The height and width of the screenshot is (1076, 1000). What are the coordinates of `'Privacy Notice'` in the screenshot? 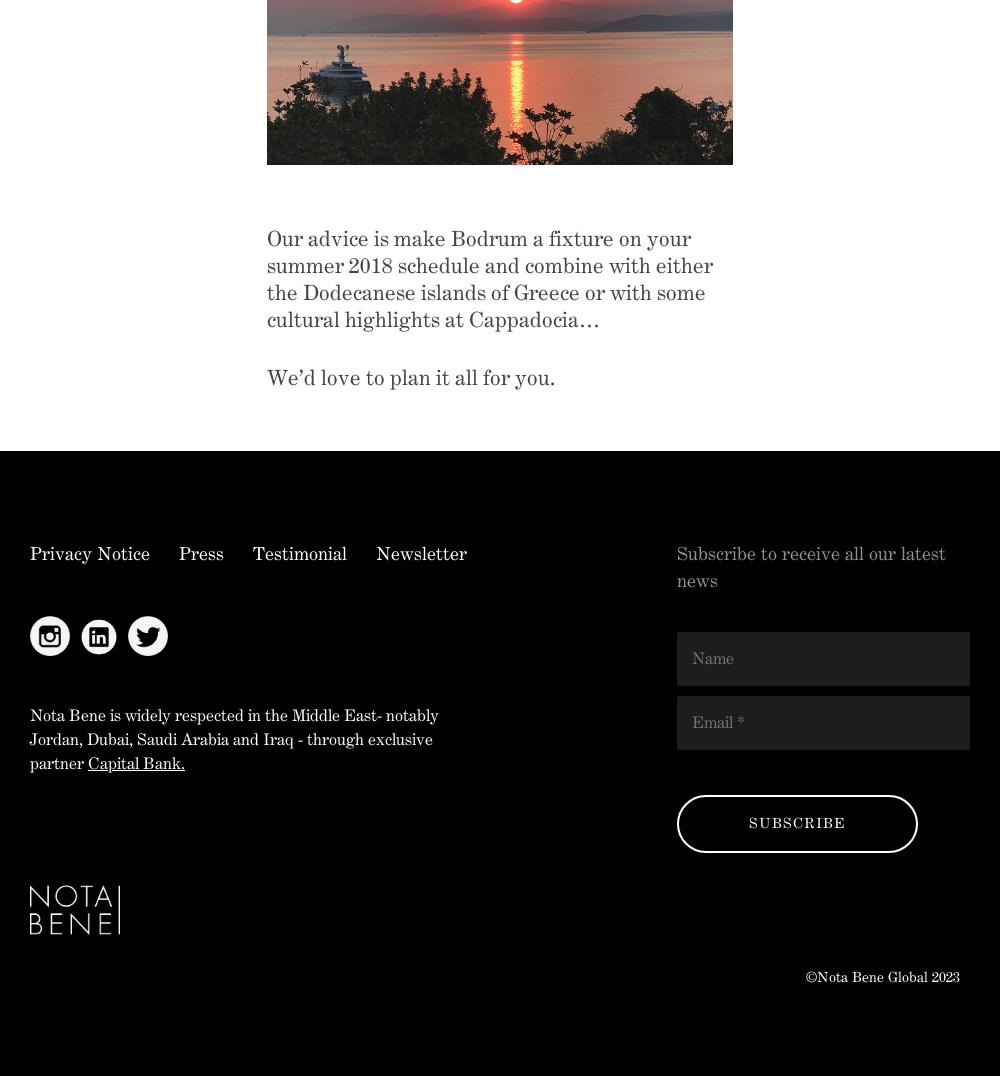 It's located at (30, 551).